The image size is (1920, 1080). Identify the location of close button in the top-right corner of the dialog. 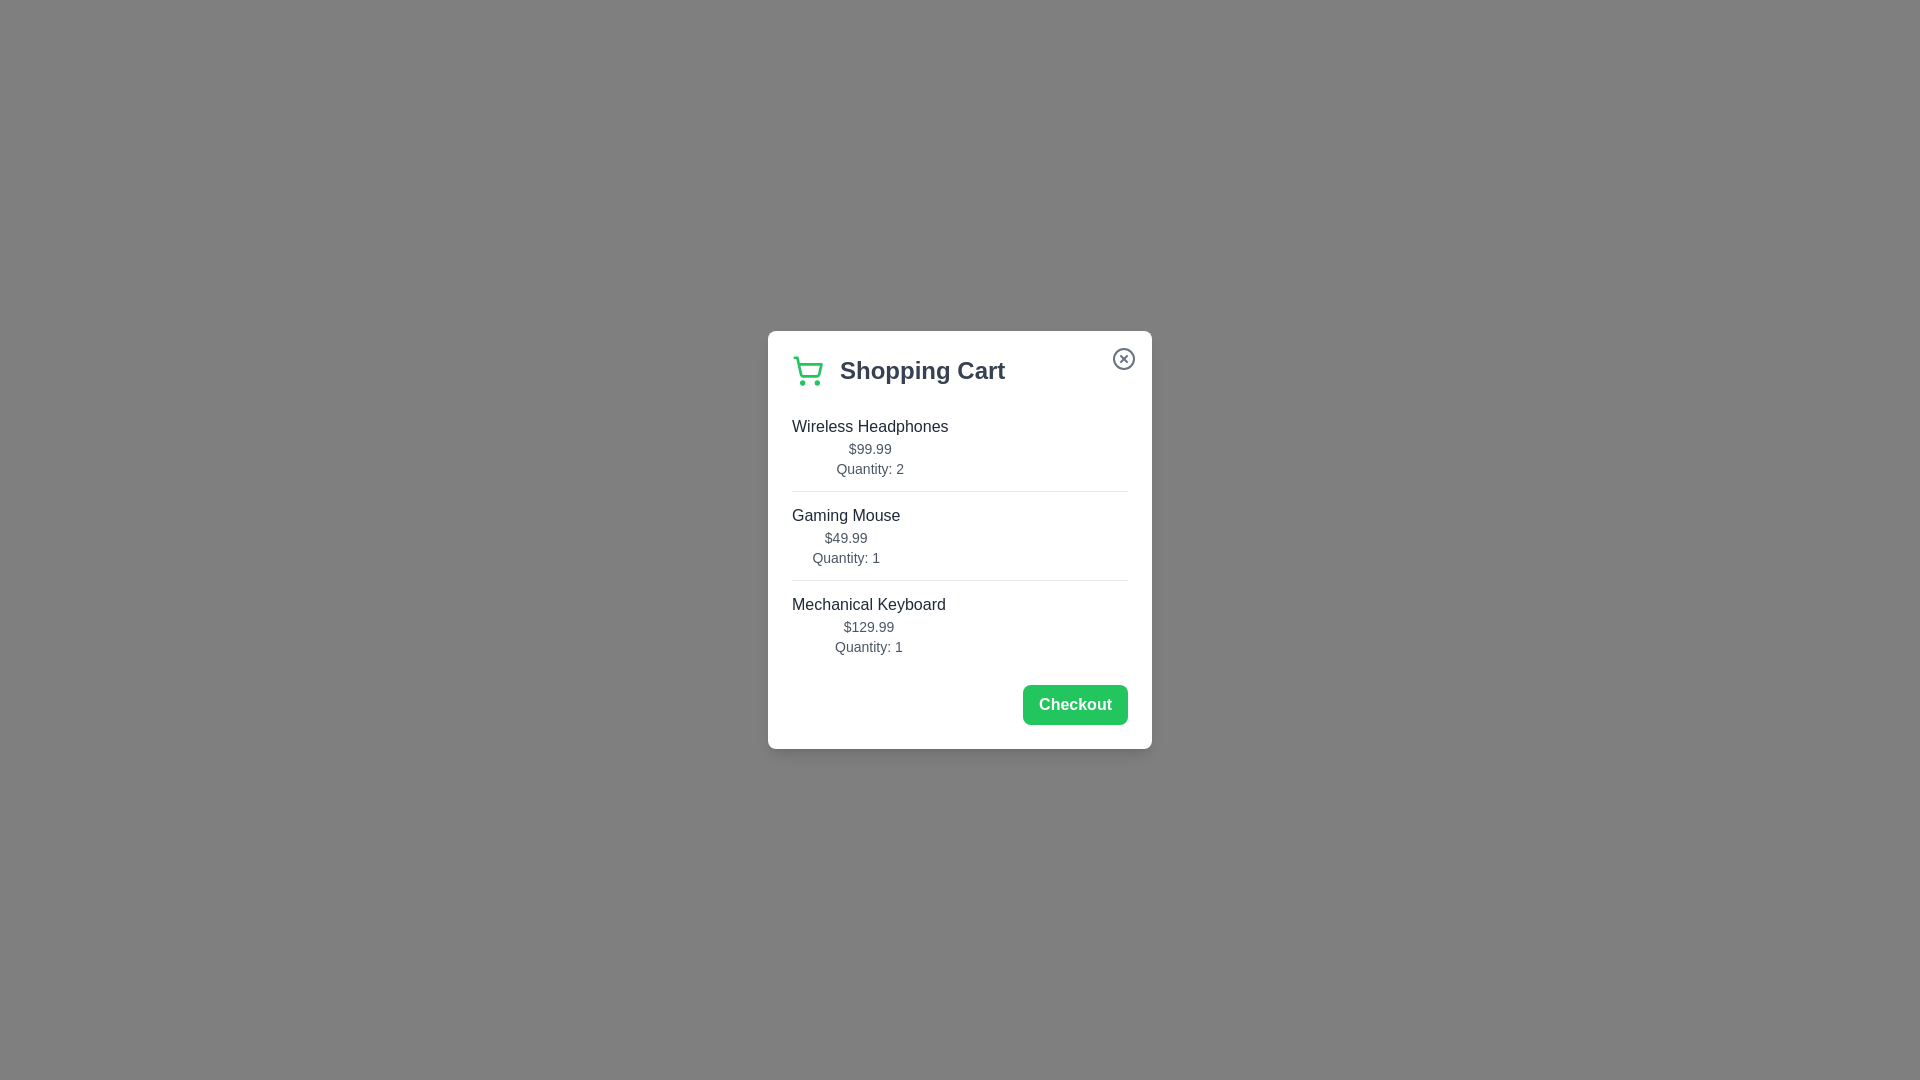
(1123, 357).